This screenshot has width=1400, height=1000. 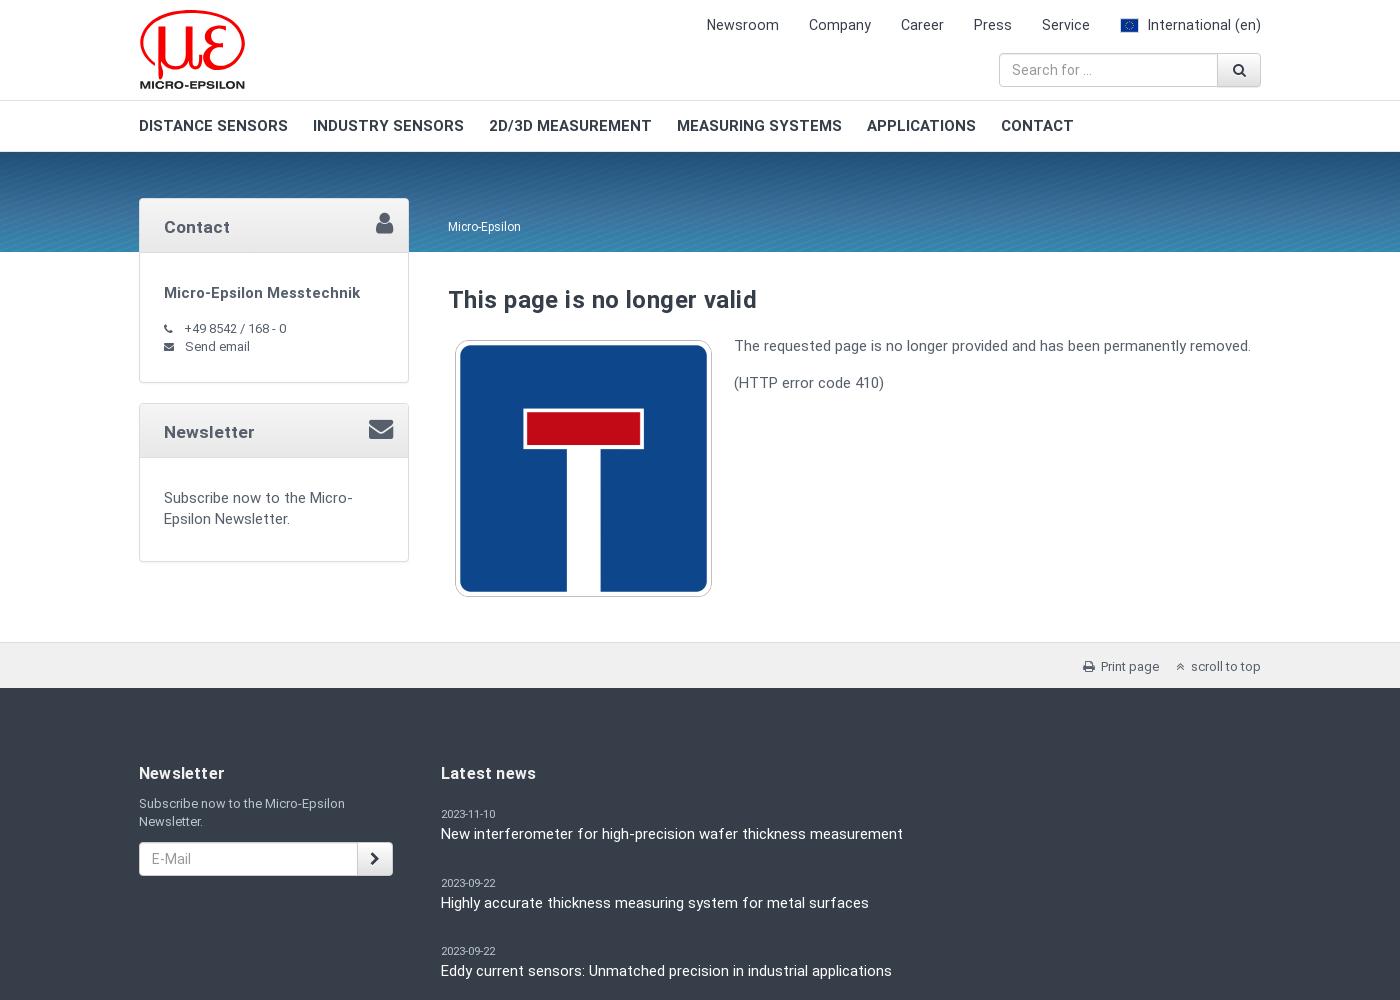 I want to click on 'New interferometer for high-precision wafer thickness measurement', so click(x=672, y=833).